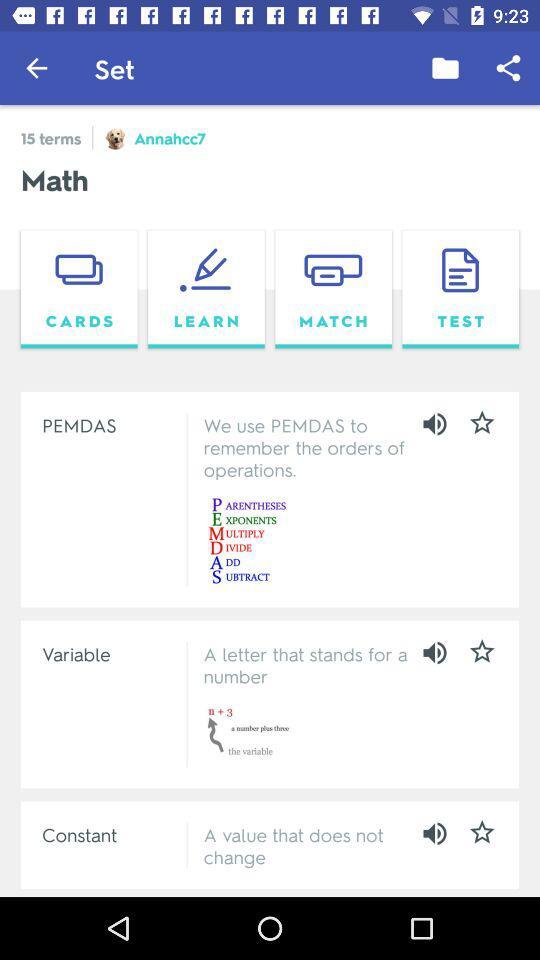  What do you see at coordinates (110, 652) in the screenshot?
I see `variable item` at bounding box center [110, 652].